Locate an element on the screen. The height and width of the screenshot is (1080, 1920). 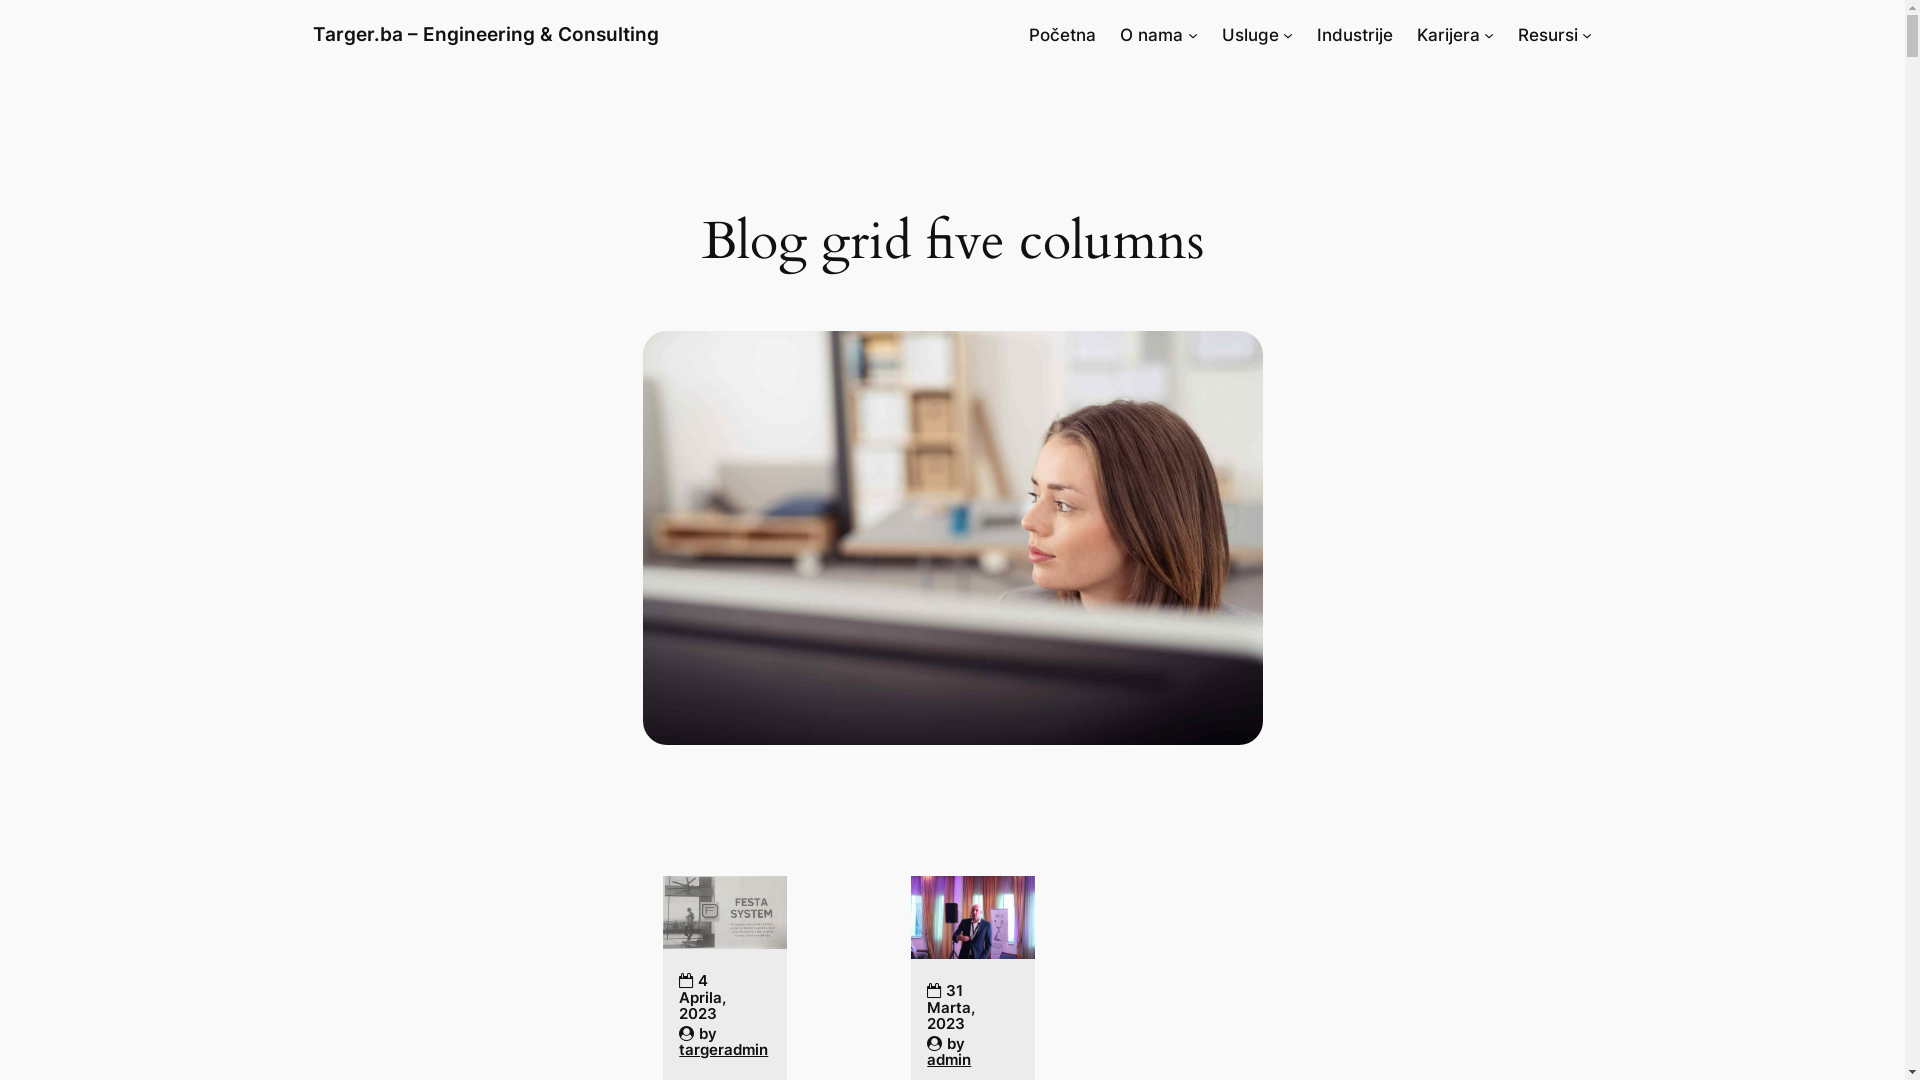
'Industrije' is located at coordinates (1316, 34).